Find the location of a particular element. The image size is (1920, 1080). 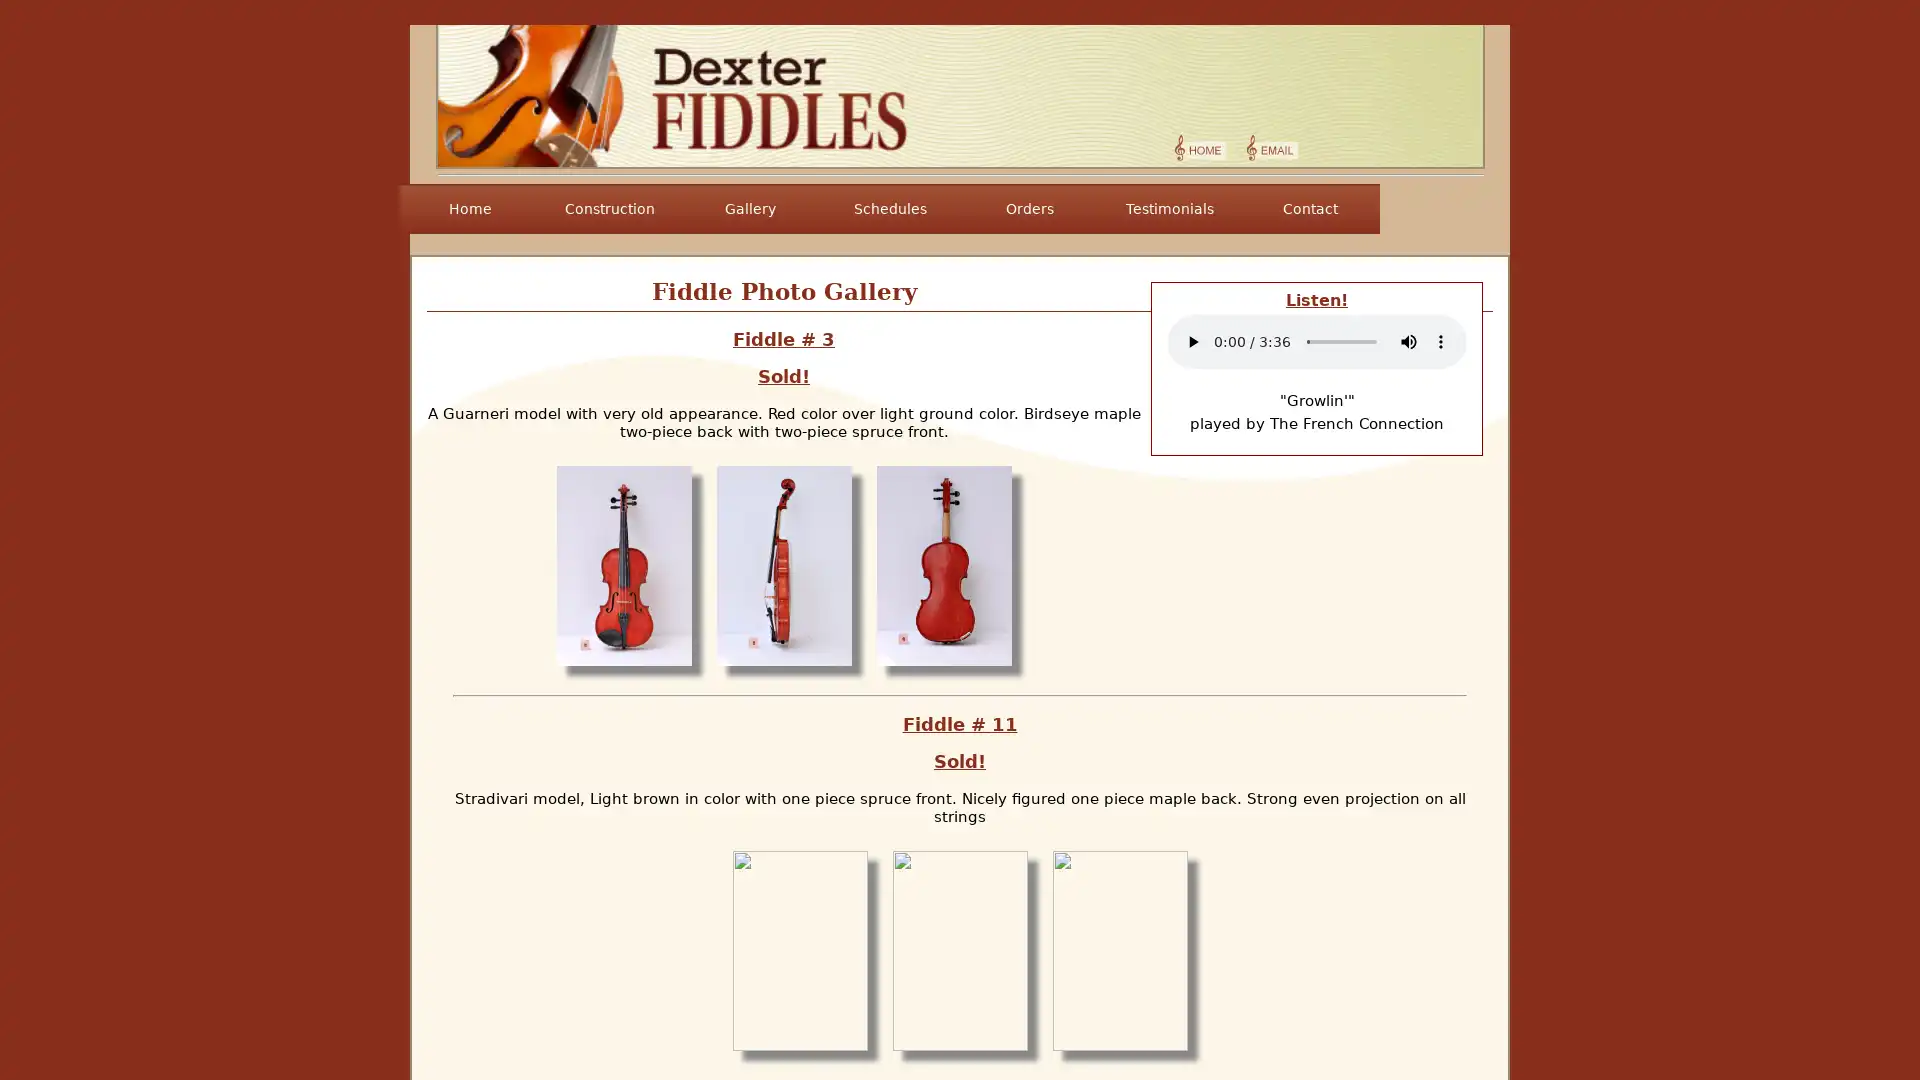

play is located at coordinates (1193, 339).